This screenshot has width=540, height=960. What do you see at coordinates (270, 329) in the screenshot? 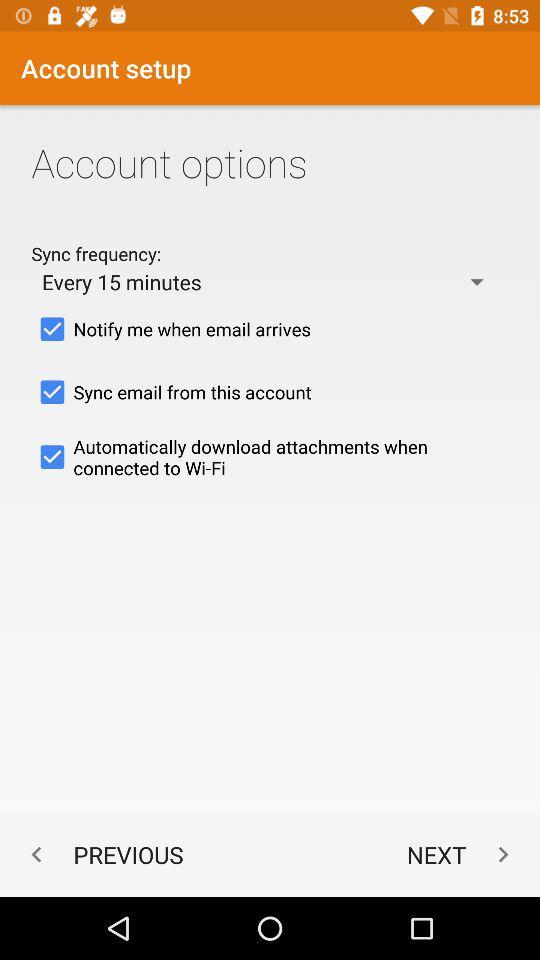
I see `icon below every 15 minutes icon` at bounding box center [270, 329].